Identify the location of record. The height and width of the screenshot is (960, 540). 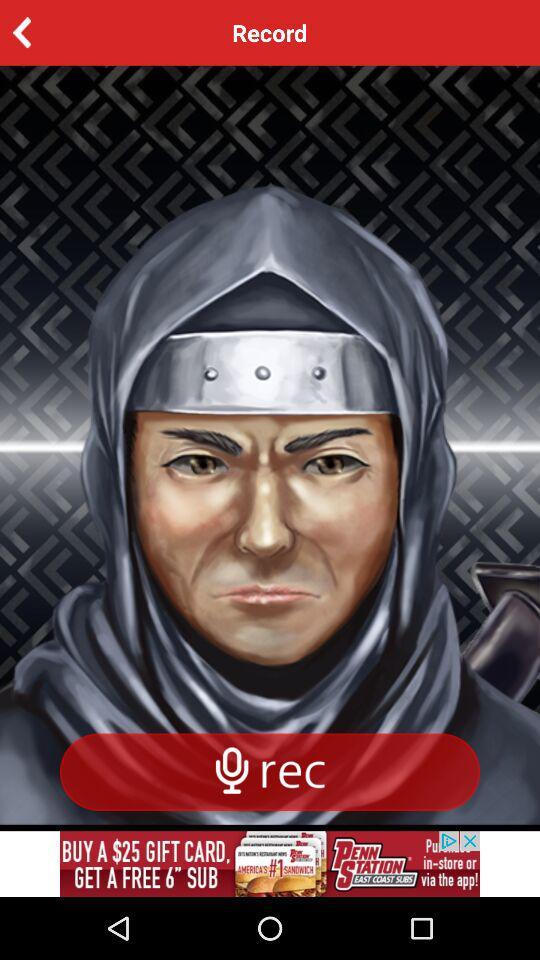
(270, 771).